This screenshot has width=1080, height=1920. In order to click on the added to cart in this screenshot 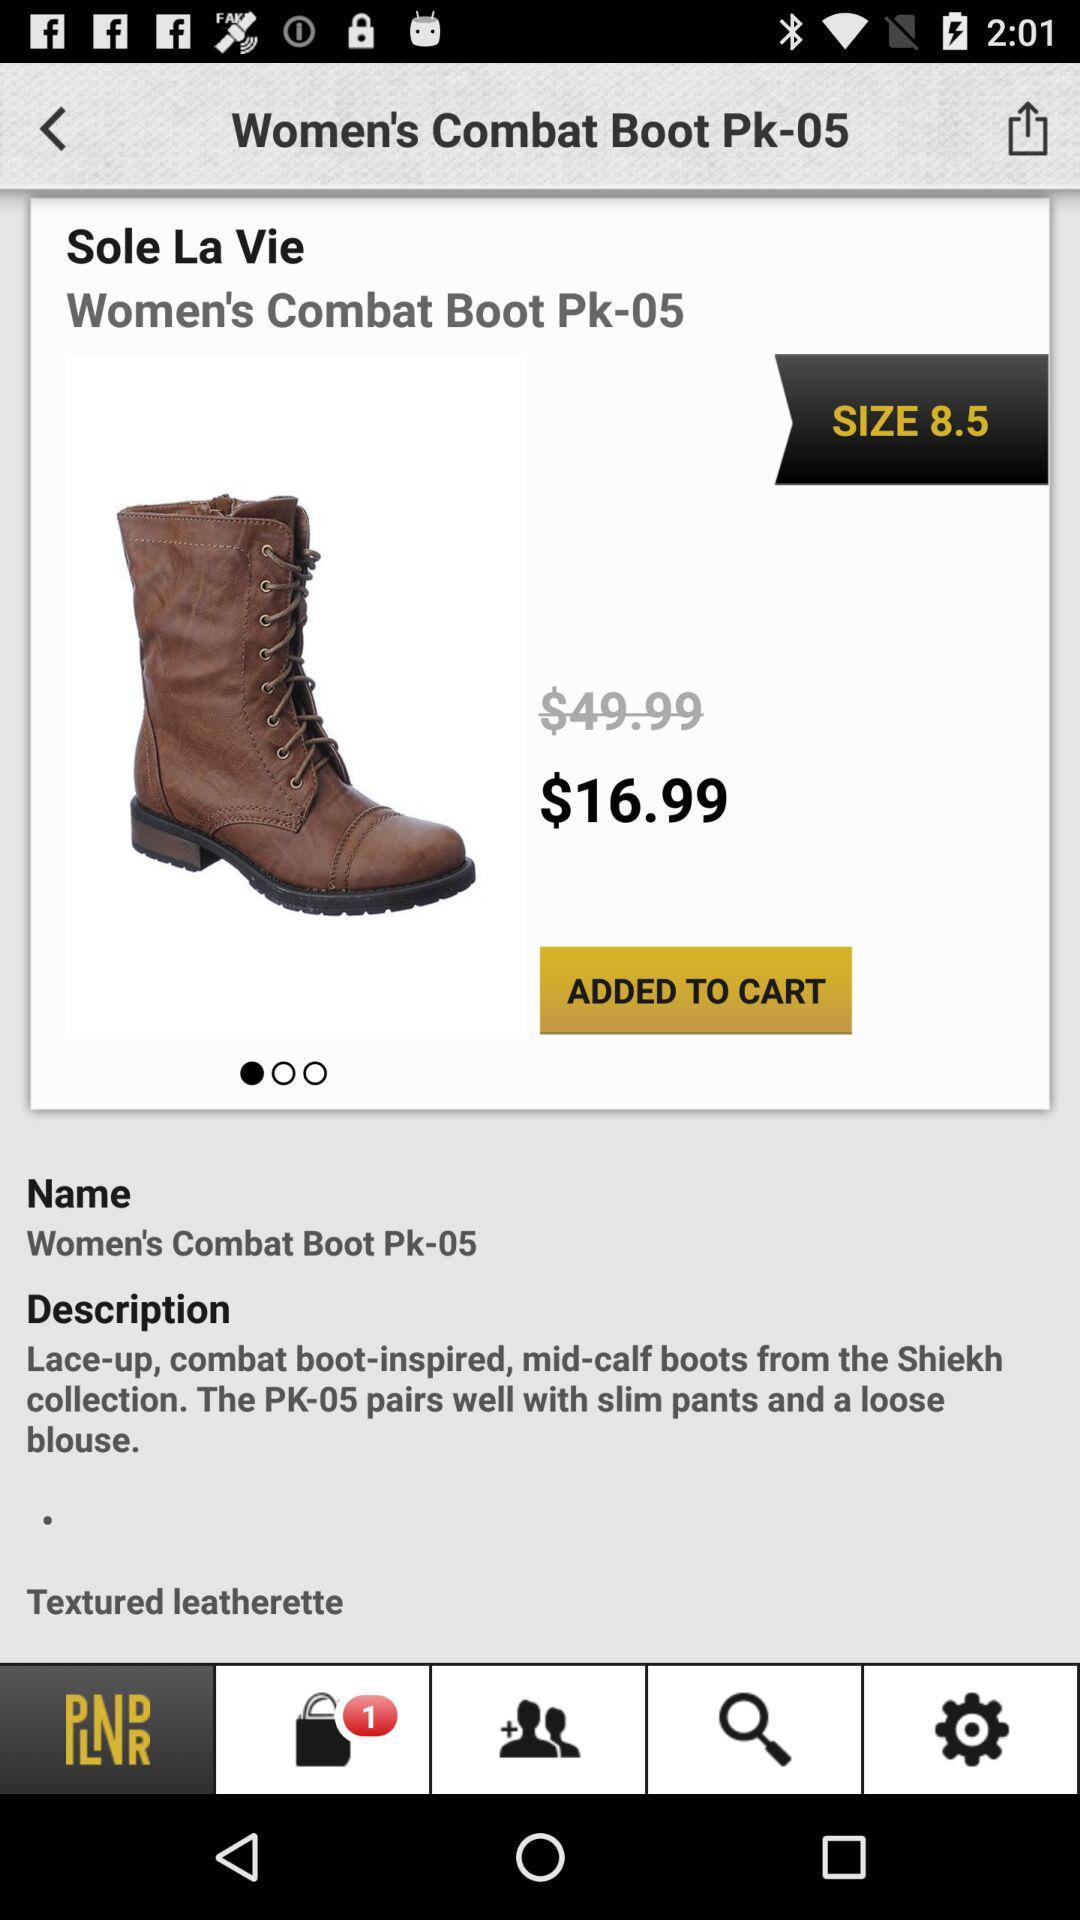, I will do `click(694, 990)`.